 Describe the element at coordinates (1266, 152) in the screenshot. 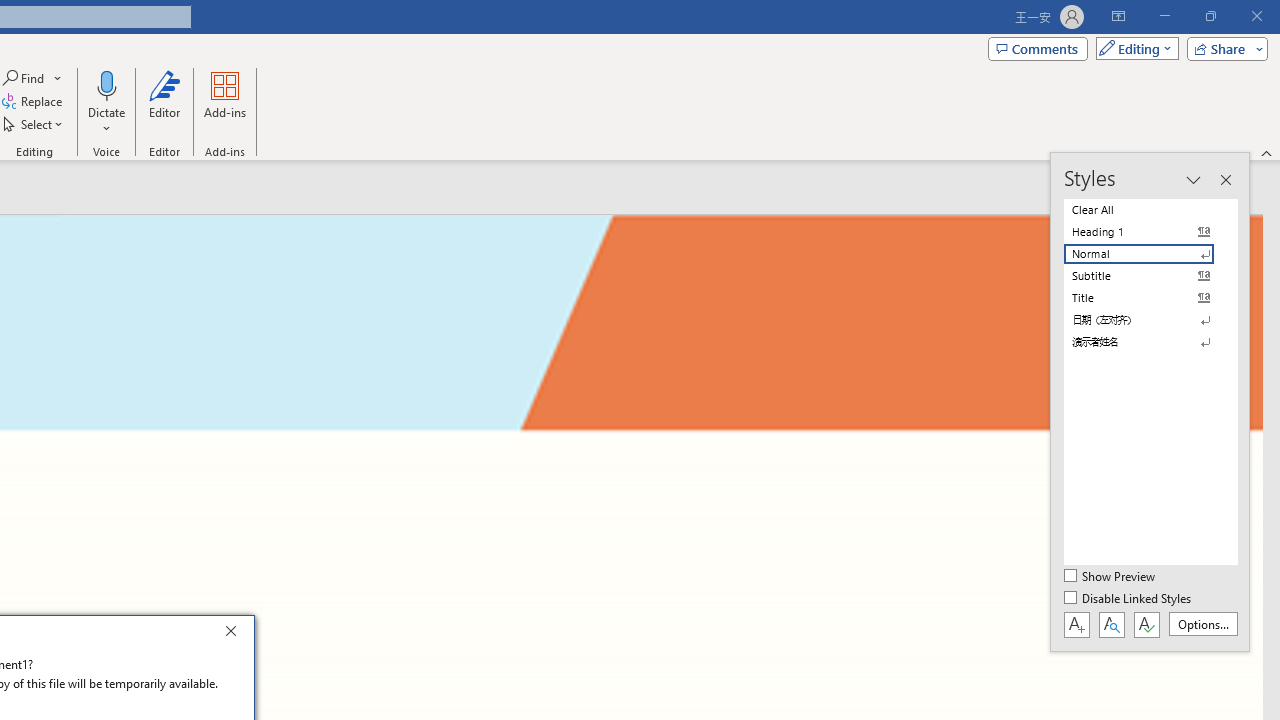

I see `'Collapse the Ribbon'` at that location.